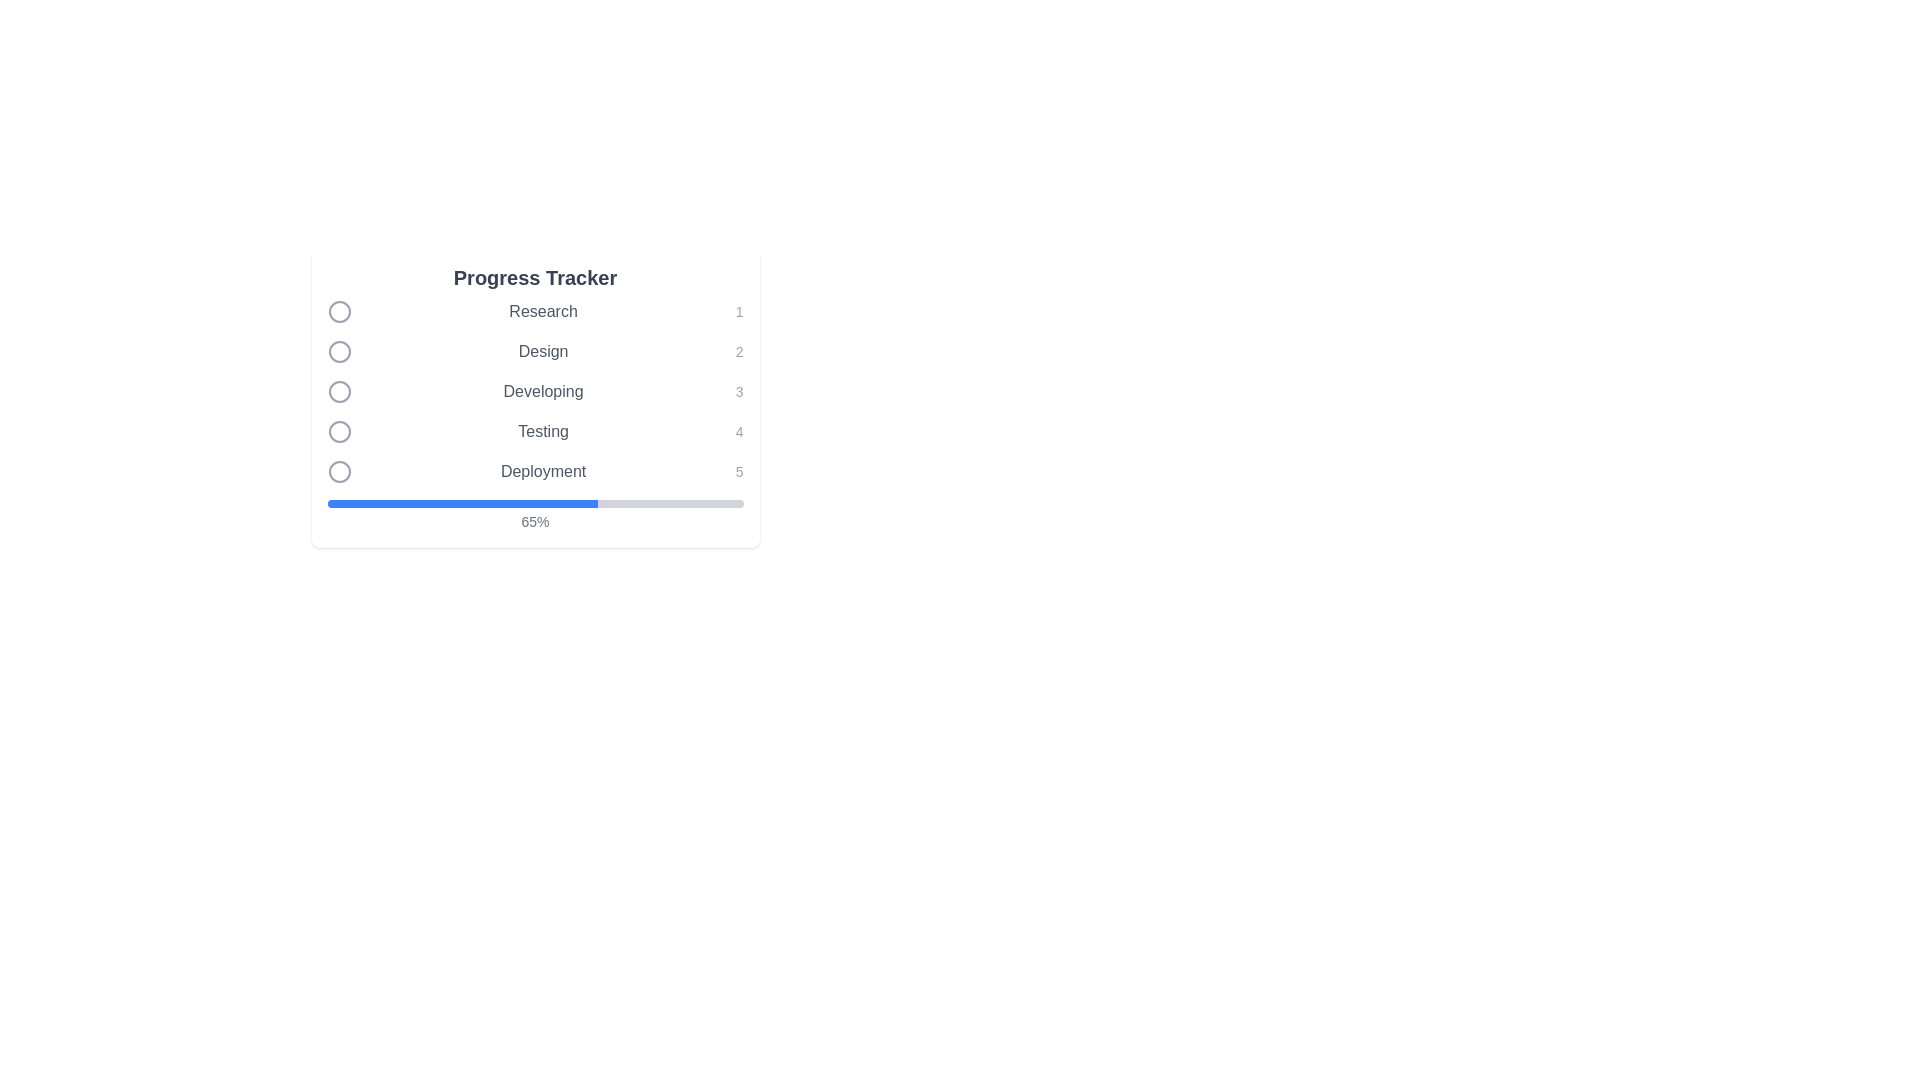  I want to click on the third list item in the progress tracker component, which contains a circular icon on the left, the text 'Developing' in darker gray in the center, and the number '3' in a smaller, lighter gray font on the right, so click(535, 392).